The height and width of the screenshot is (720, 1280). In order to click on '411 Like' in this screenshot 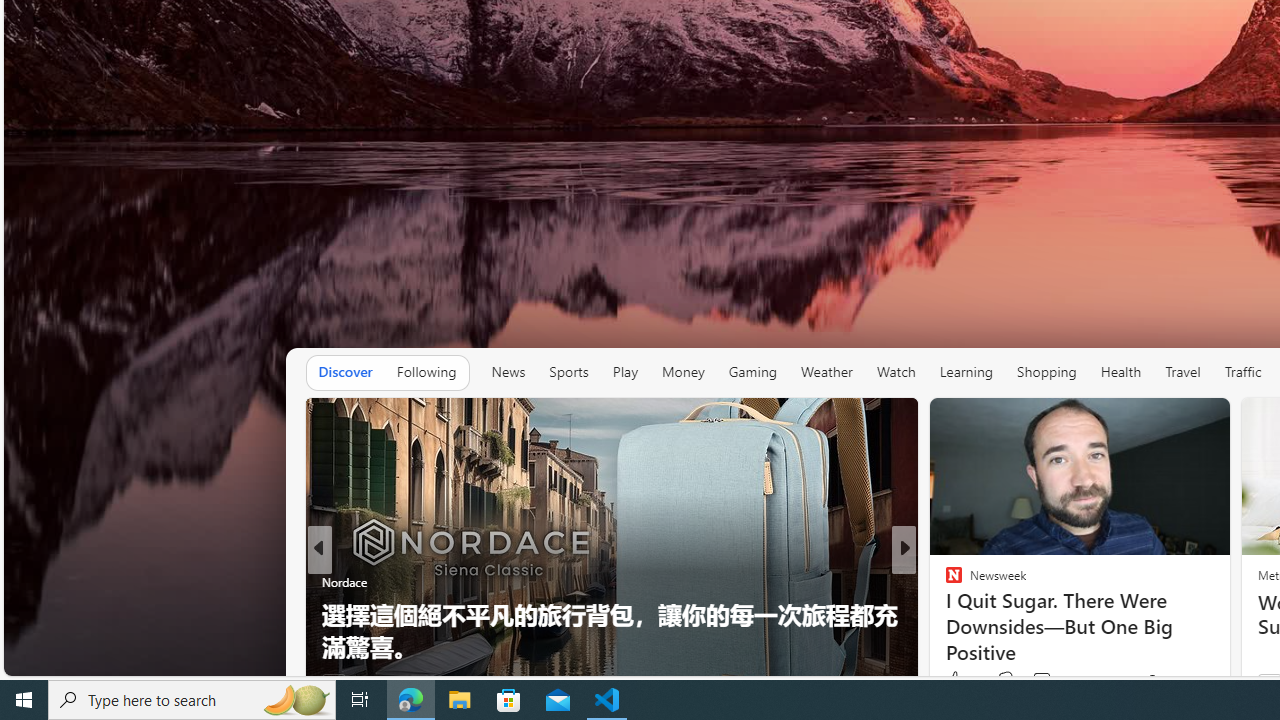, I will do `click(958, 680)`.